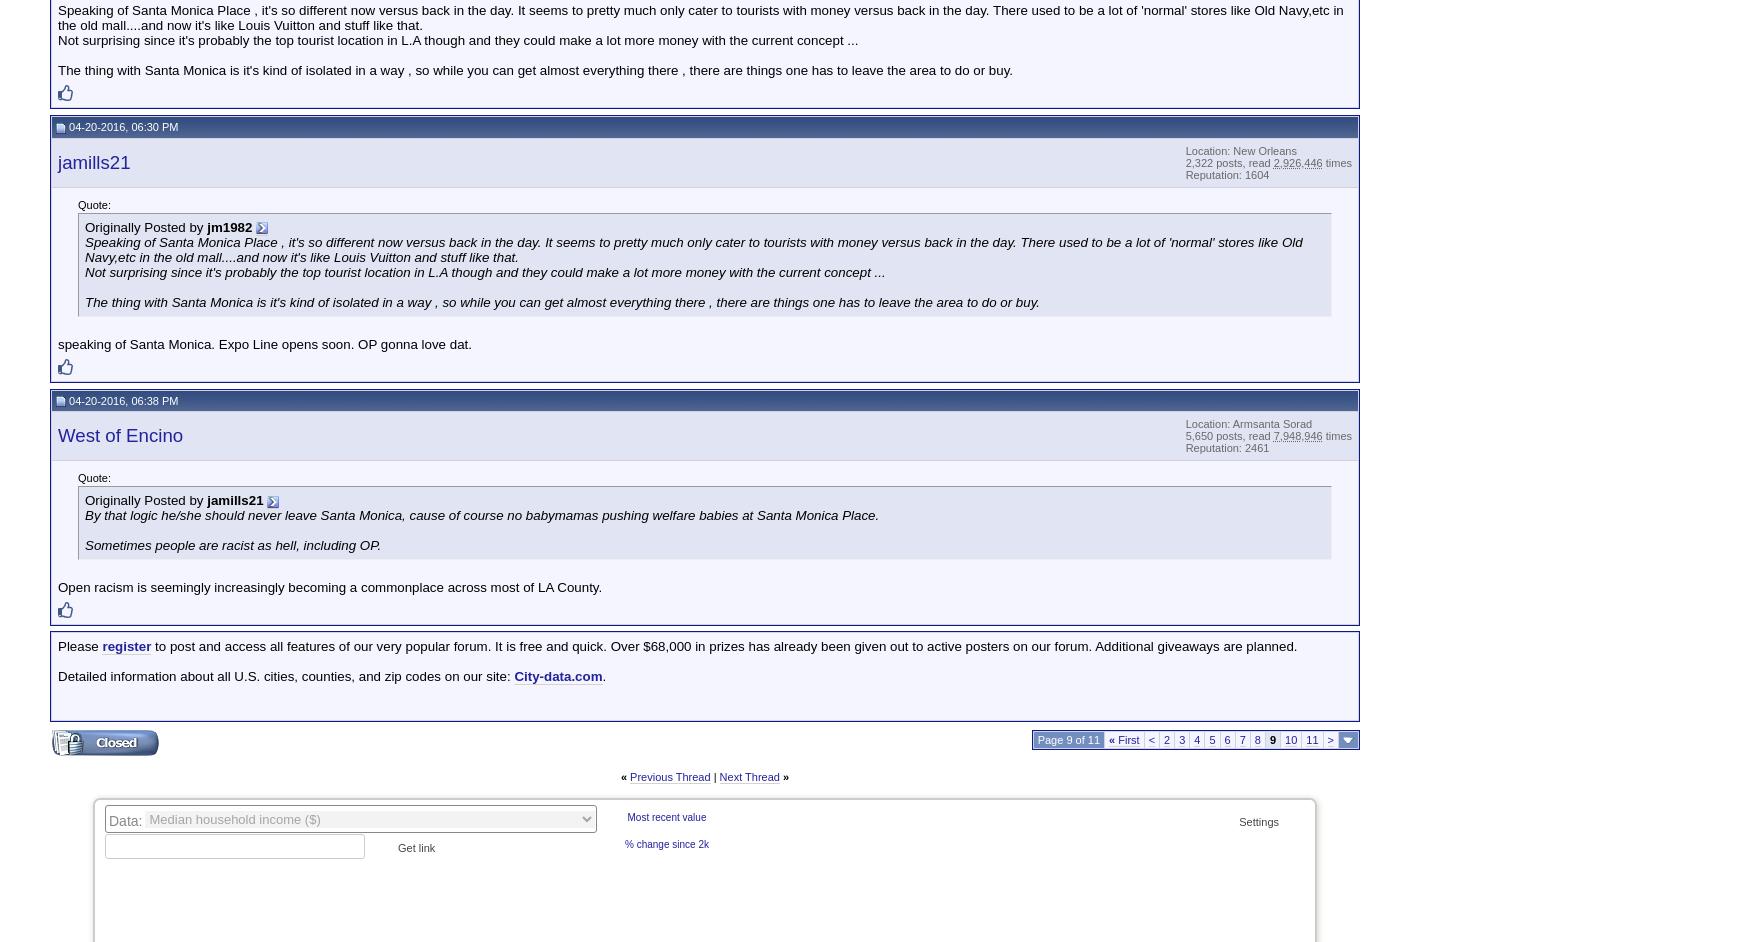 Image resolution: width=1750 pixels, height=942 pixels. What do you see at coordinates (1310, 739) in the screenshot?
I see `'11'` at bounding box center [1310, 739].